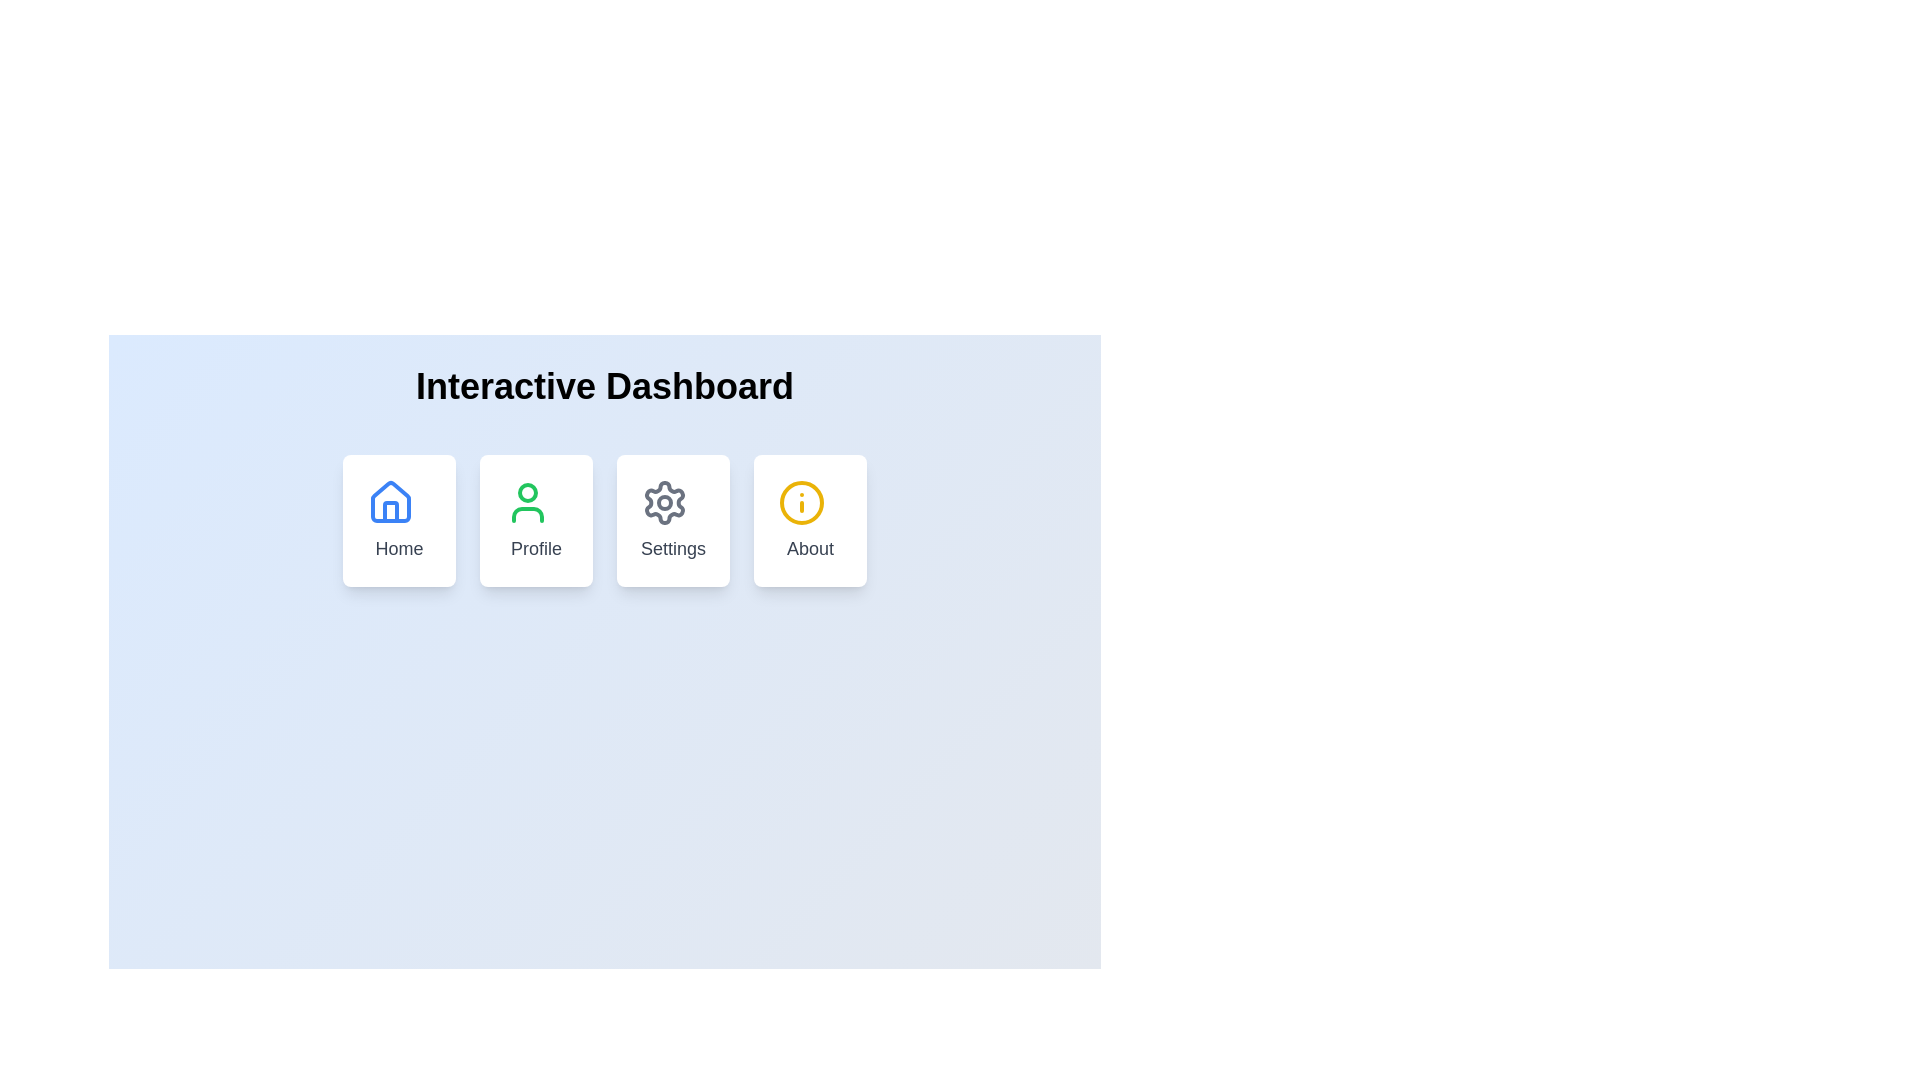 The width and height of the screenshot is (1920, 1080). I want to click on the Decorative SVG circle element located at the center of the gear-shaped icon in the 'Settings' section of the Interactive Dashboard, so click(665, 501).